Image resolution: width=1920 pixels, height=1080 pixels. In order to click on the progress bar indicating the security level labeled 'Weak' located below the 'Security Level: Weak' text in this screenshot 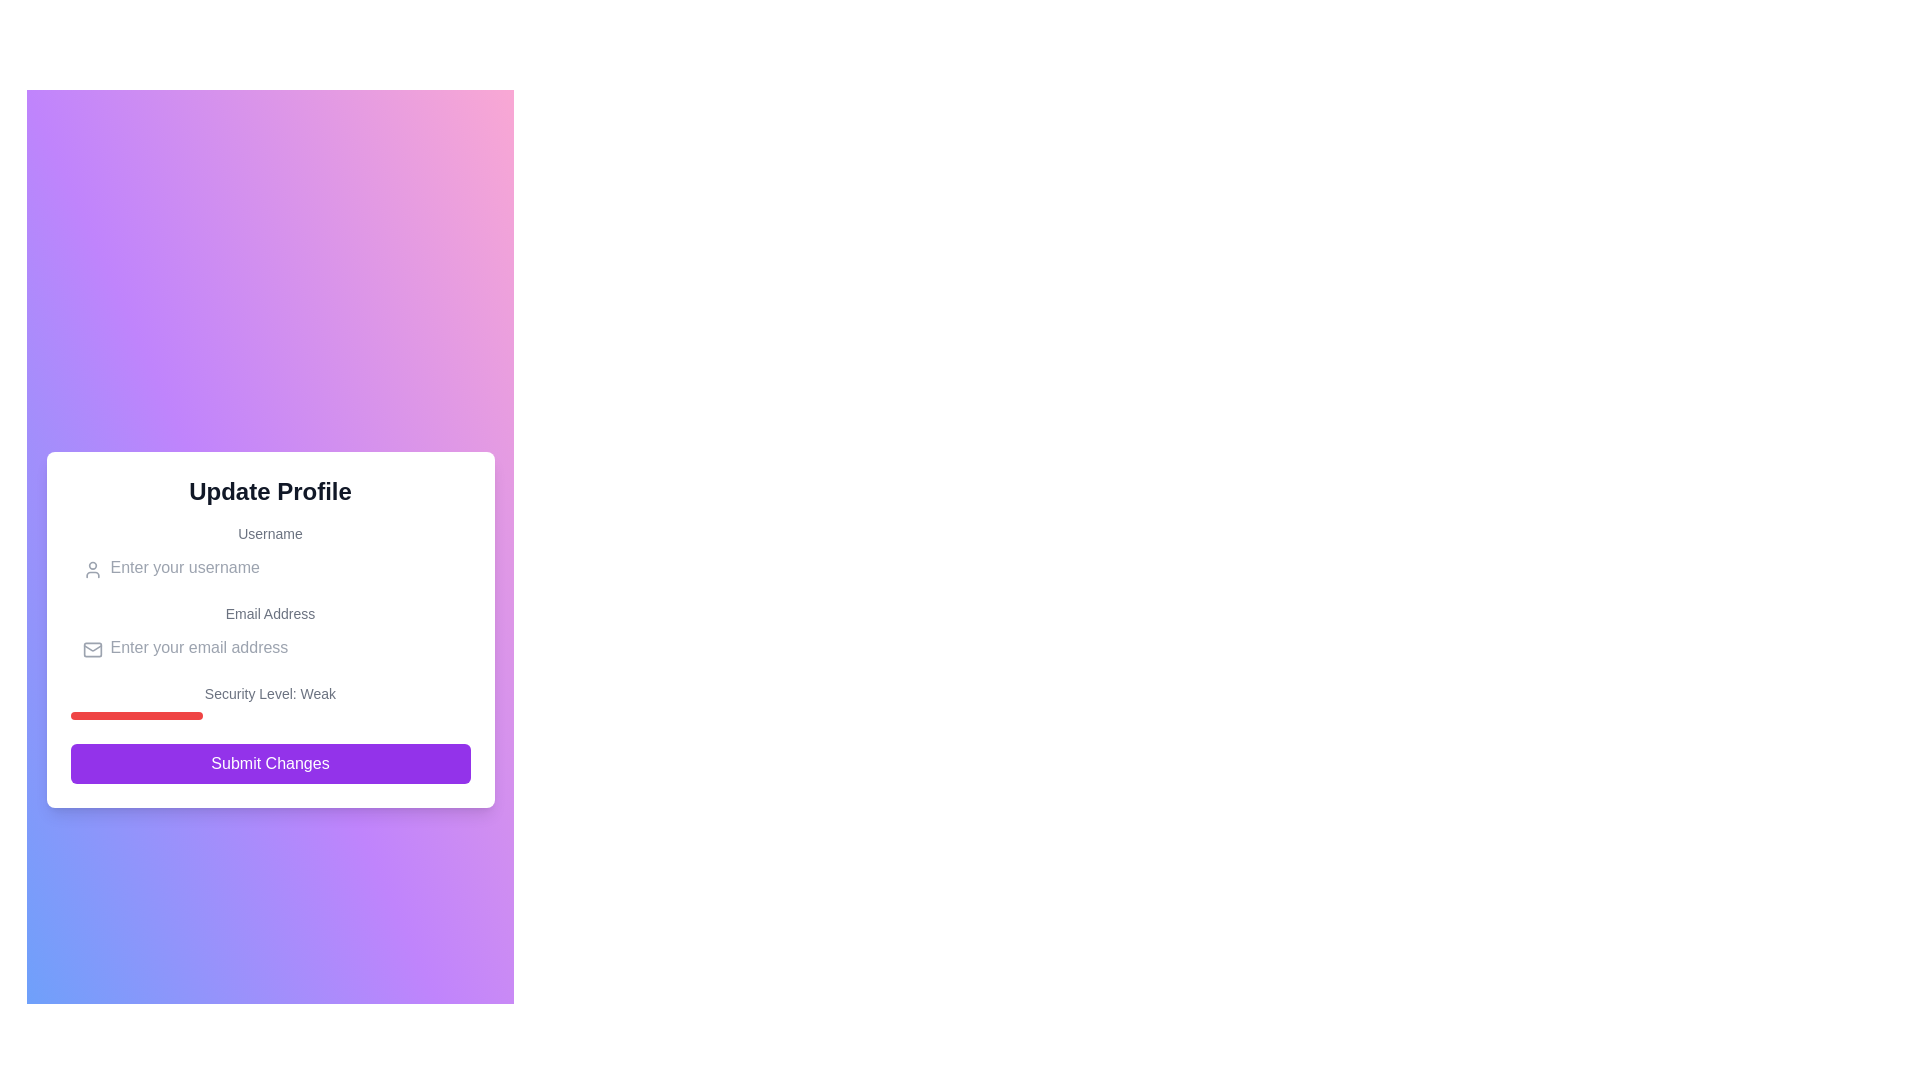, I will do `click(135, 715)`.